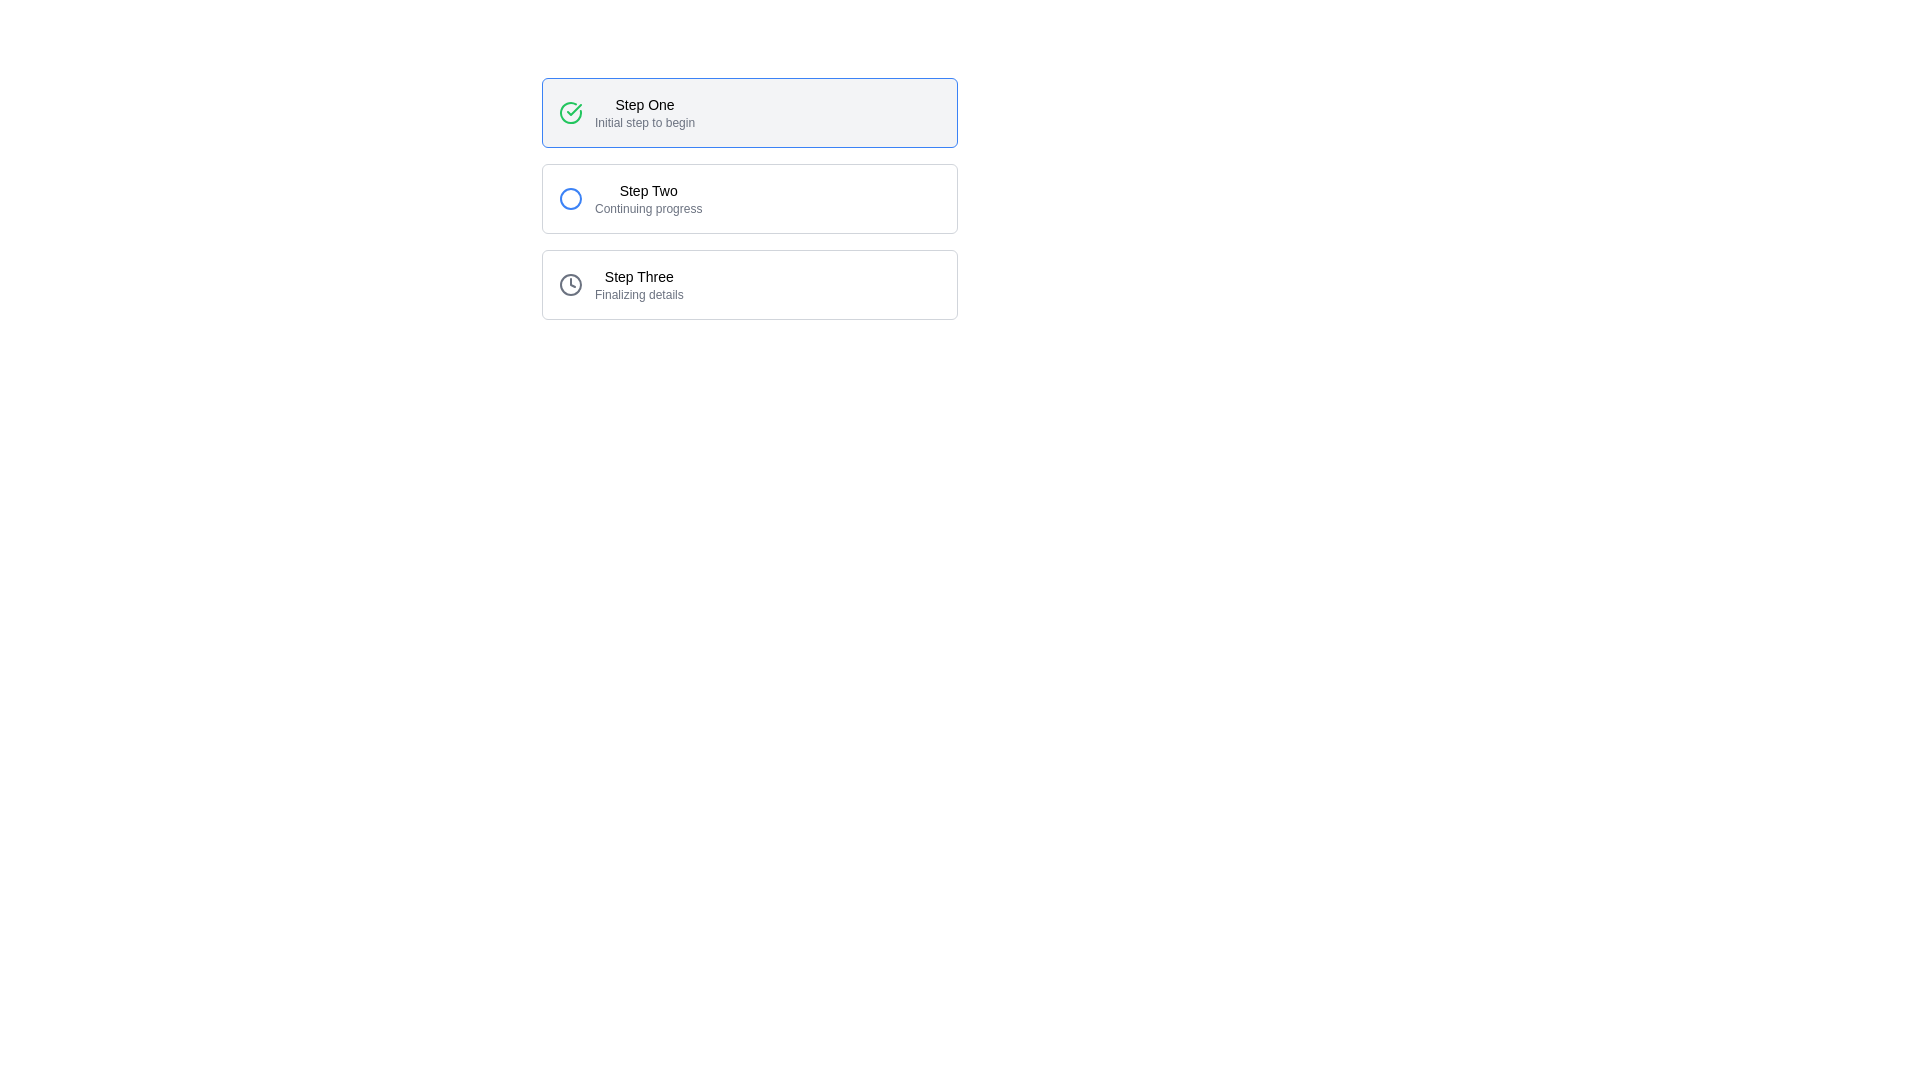 The width and height of the screenshot is (1920, 1080). What do you see at coordinates (638, 285) in the screenshot?
I see `text from the Textual Label Group located in the third row of the vertically aligned list of steps, adjacent to the clock icon` at bounding box center [638, 285].